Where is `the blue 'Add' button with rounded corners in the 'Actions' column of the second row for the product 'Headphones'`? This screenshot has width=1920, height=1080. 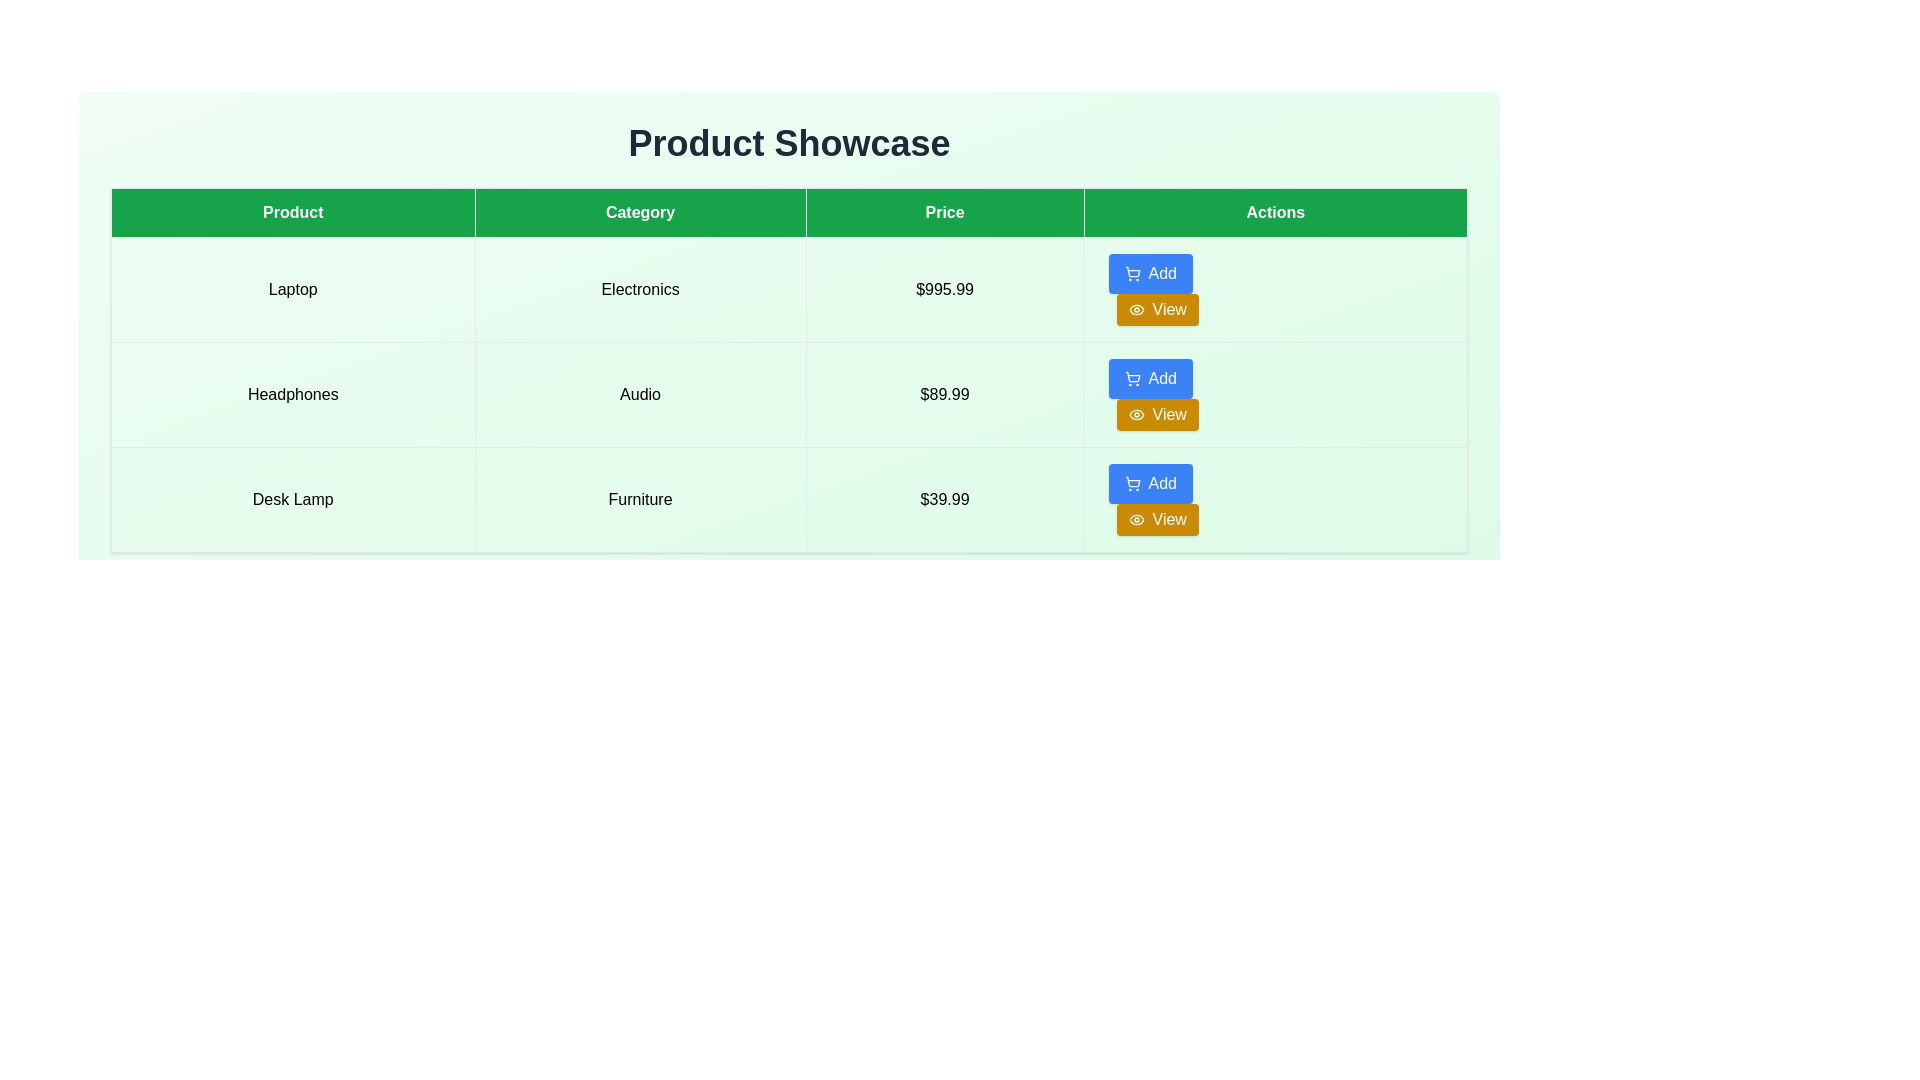
the blue 'Add' button with rounded corners in the 'Actions' column of the second row for the product 'Headphones' is located at coordinates (1150, 378).